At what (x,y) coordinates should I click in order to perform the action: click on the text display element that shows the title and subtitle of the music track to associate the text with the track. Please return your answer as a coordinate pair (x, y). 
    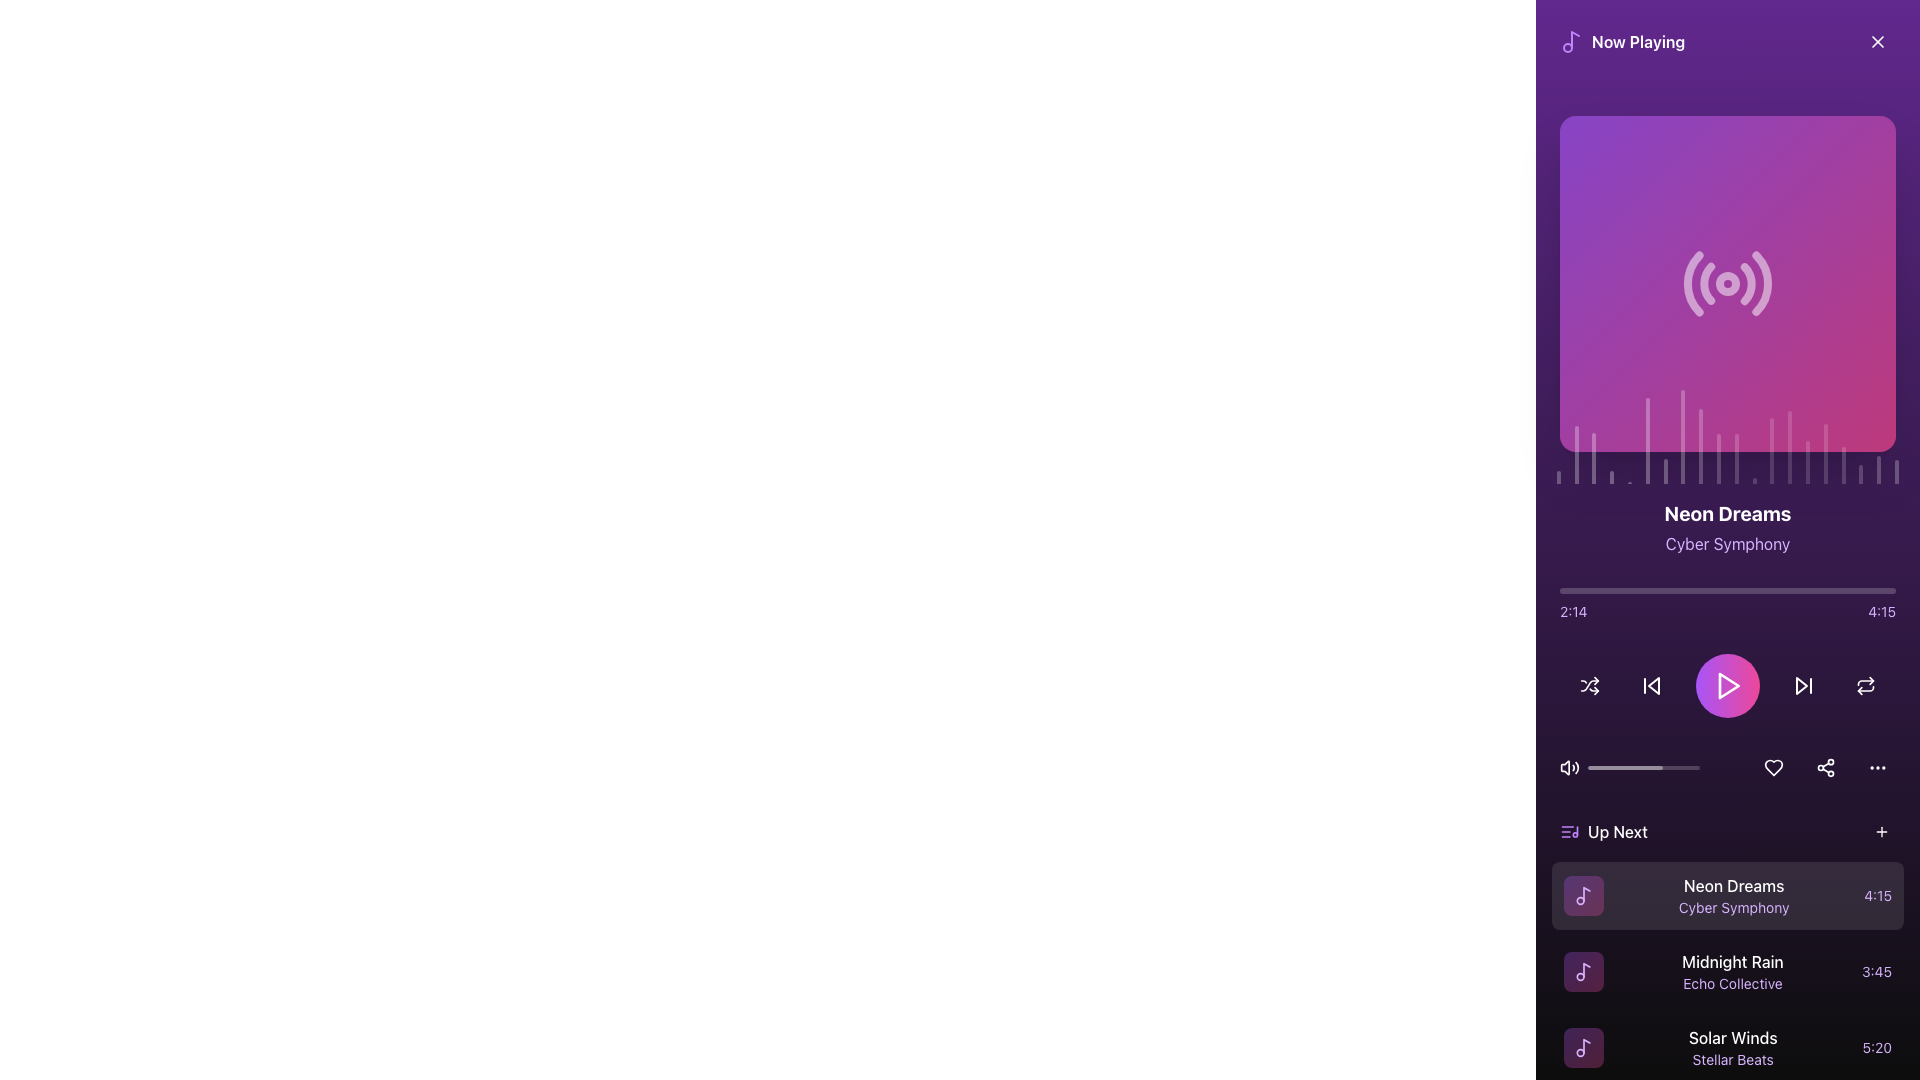
    Looking at the image, I should click on (1732, 894).